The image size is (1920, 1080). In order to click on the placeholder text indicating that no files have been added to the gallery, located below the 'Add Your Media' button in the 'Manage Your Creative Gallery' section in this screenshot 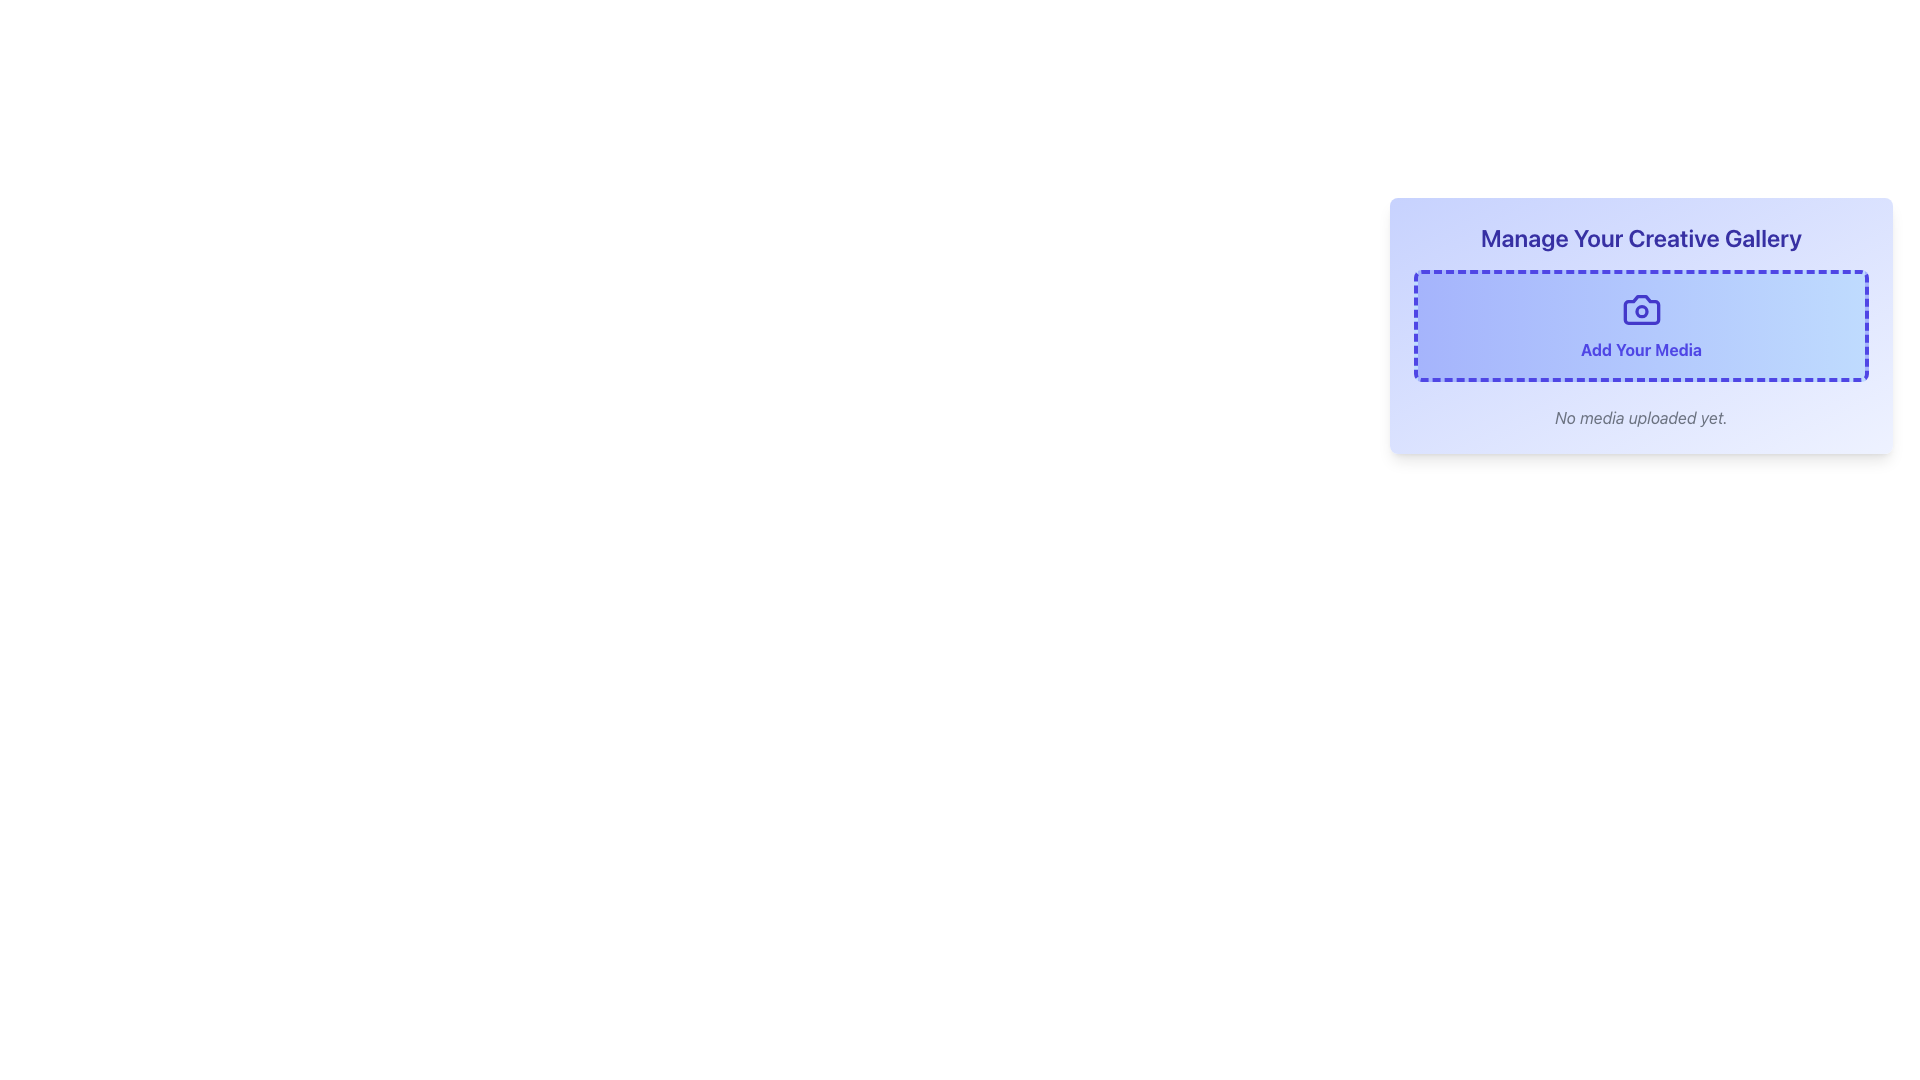, I will do `click(1641, 416)`.